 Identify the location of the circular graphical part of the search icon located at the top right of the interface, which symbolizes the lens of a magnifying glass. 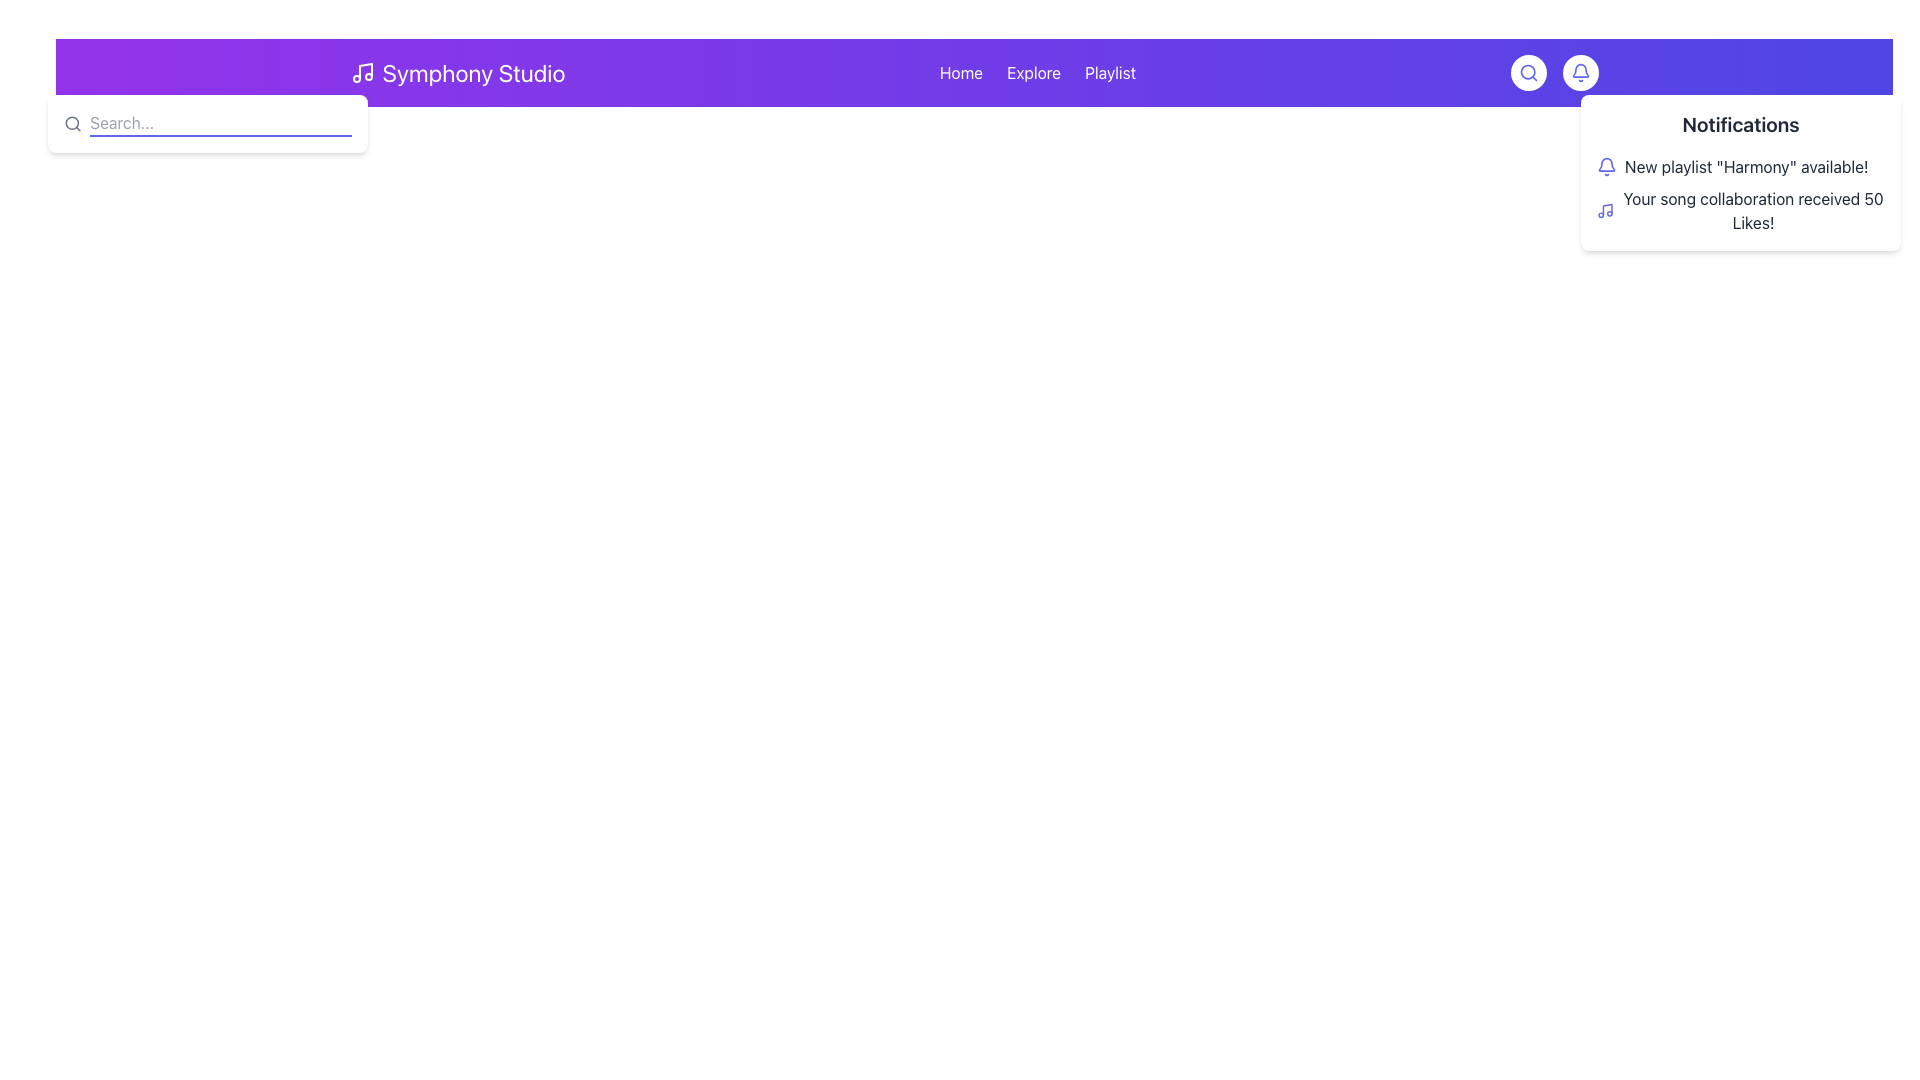
(1526, 71).